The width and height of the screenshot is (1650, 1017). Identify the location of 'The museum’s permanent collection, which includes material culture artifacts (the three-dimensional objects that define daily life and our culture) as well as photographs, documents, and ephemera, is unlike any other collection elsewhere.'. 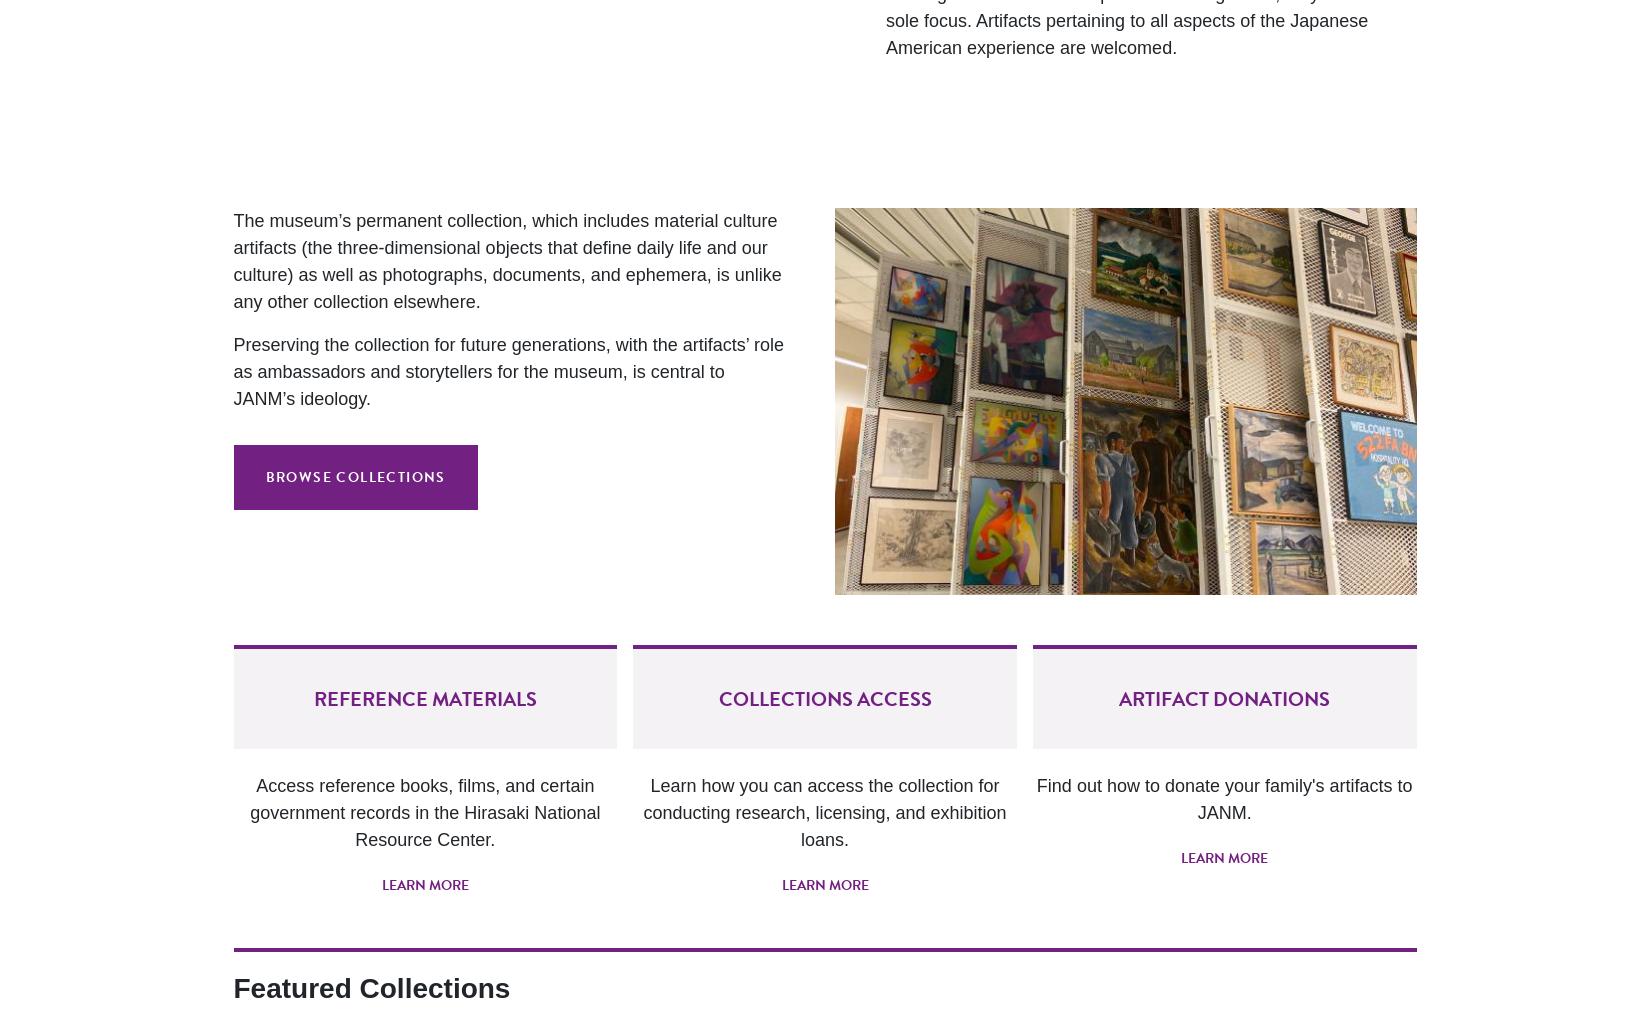
(232, 259).